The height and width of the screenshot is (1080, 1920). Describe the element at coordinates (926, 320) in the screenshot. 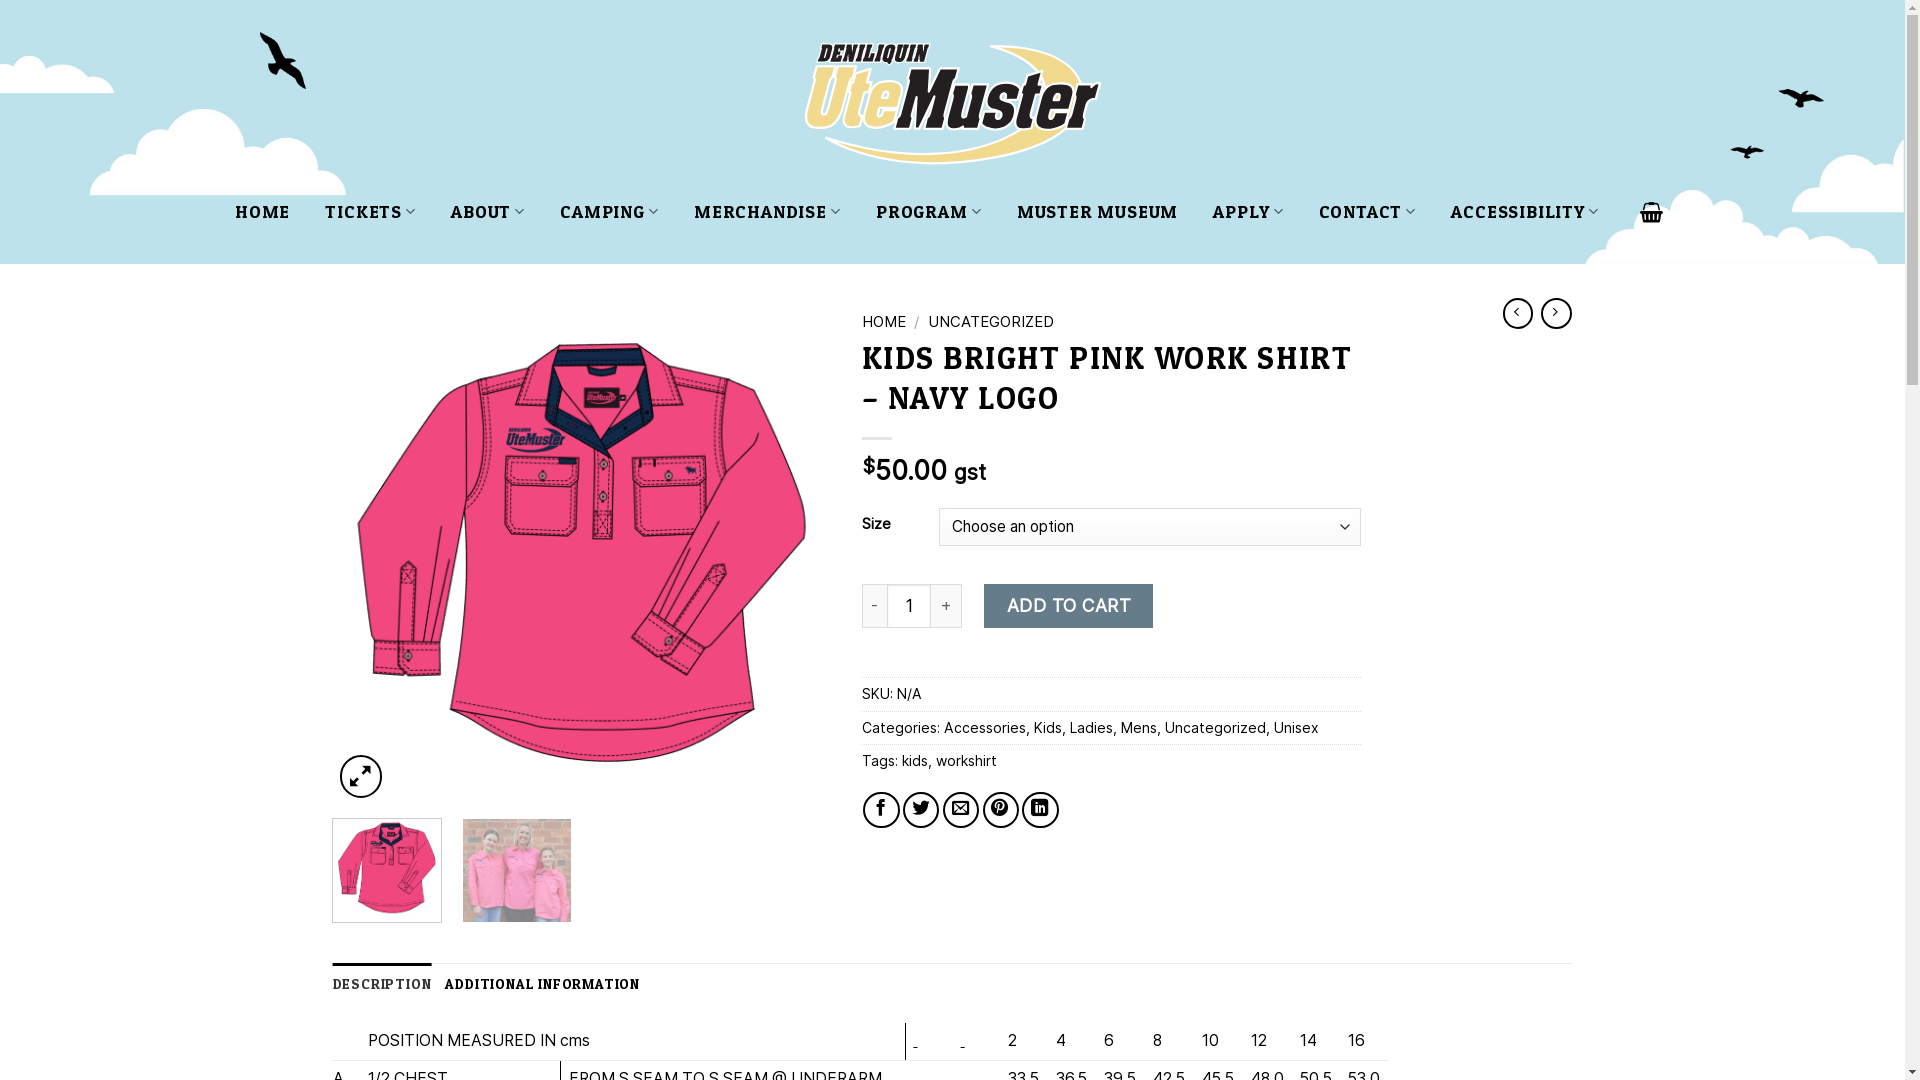

I see `'UNCATEGORIZED'` at that location.